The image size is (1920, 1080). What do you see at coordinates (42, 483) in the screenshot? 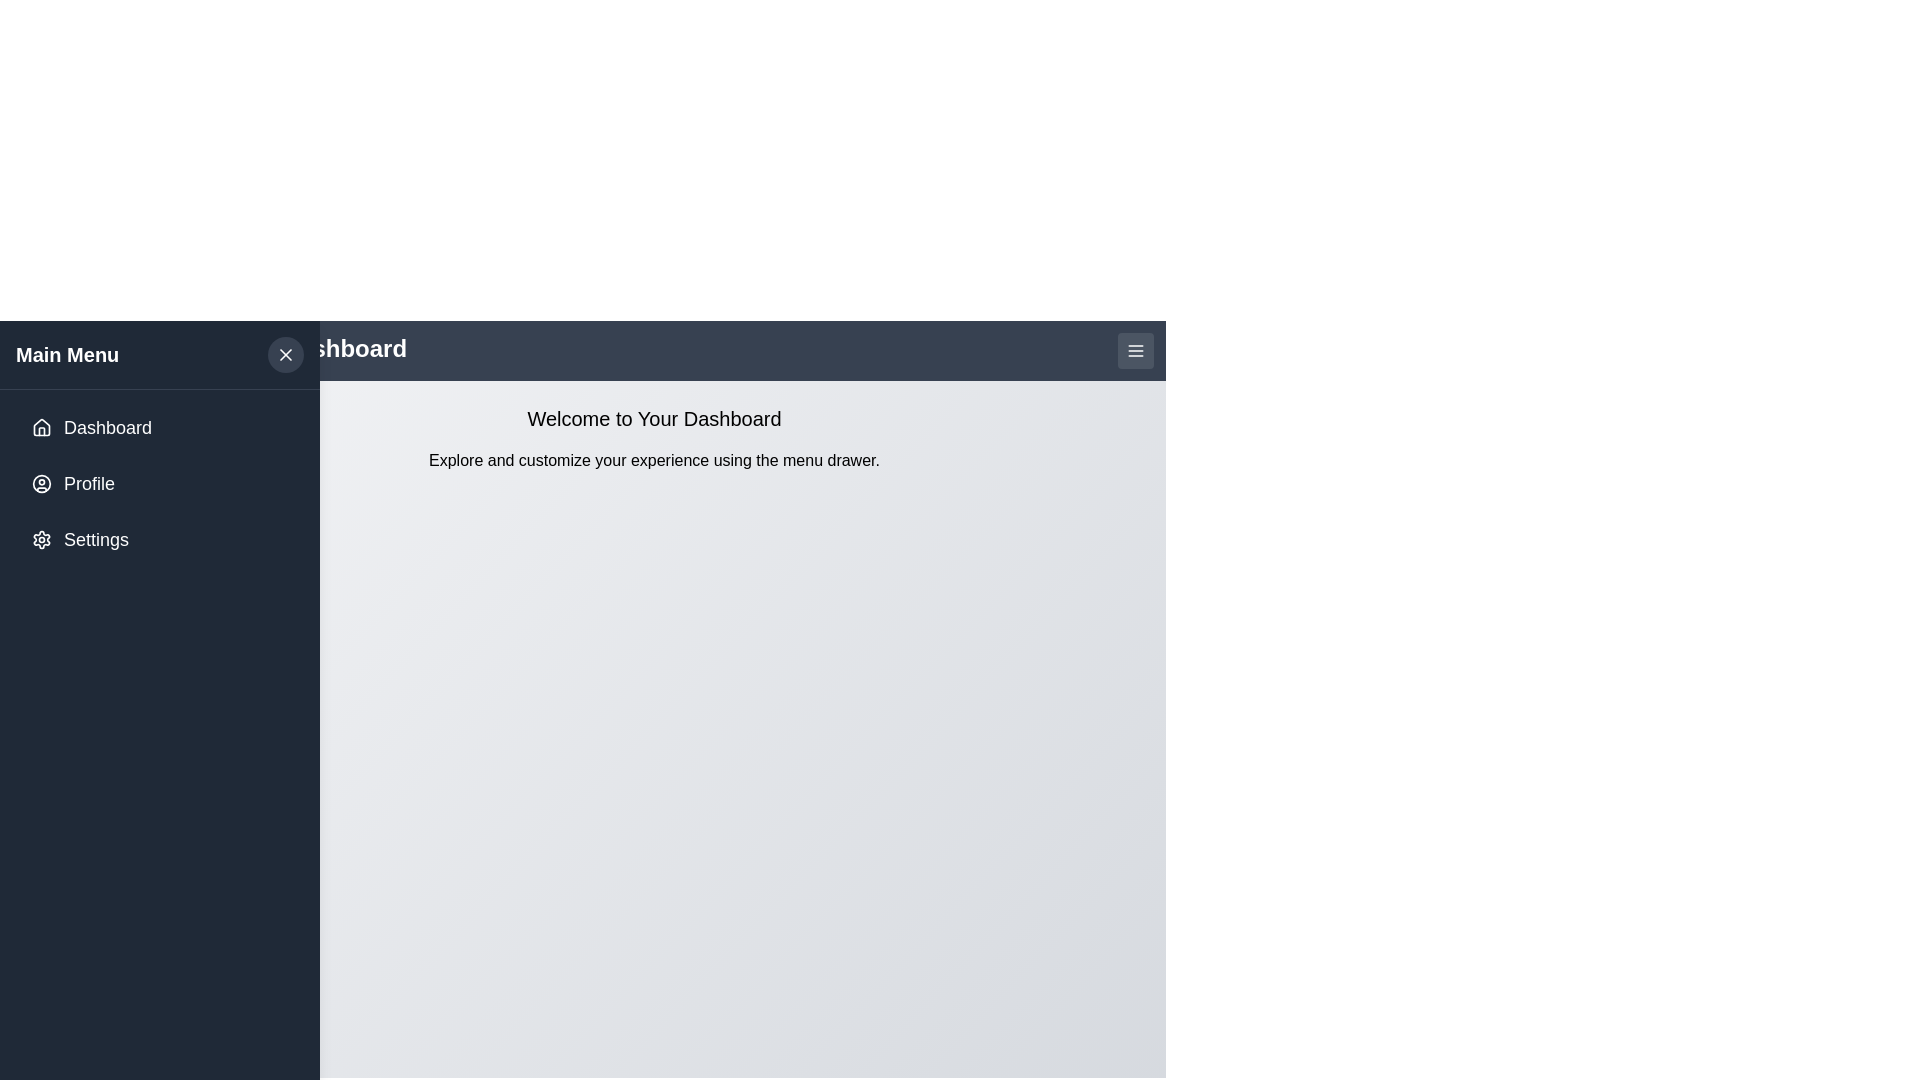
I see `the circular Decorator within the user profile icon in the sidebar, which is located between the 'Dashboard' and 'Settings' items` at bounding box center [42, 483].